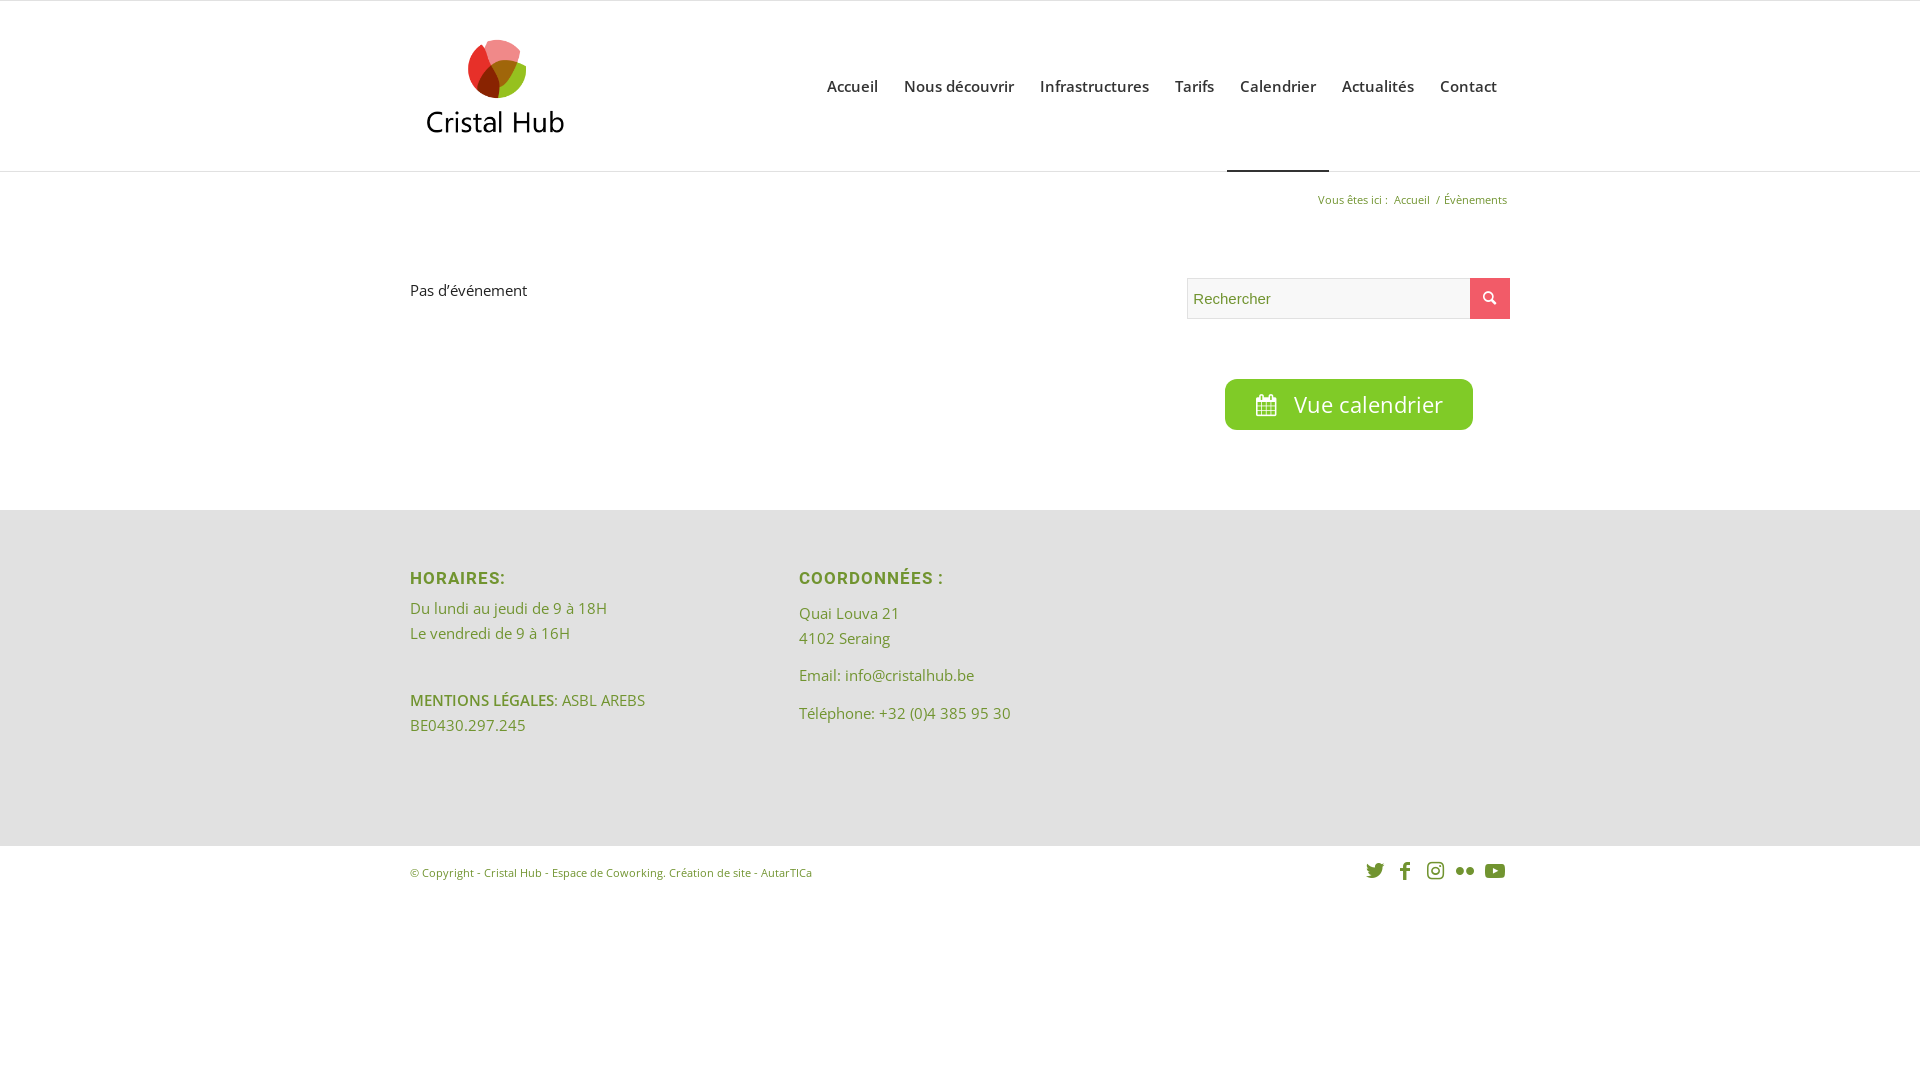 This screenshot has width=1920, height=1080. Describe the element at coordinates (1410, 199) in the screenshot. I see `'Accueil'` at that location.